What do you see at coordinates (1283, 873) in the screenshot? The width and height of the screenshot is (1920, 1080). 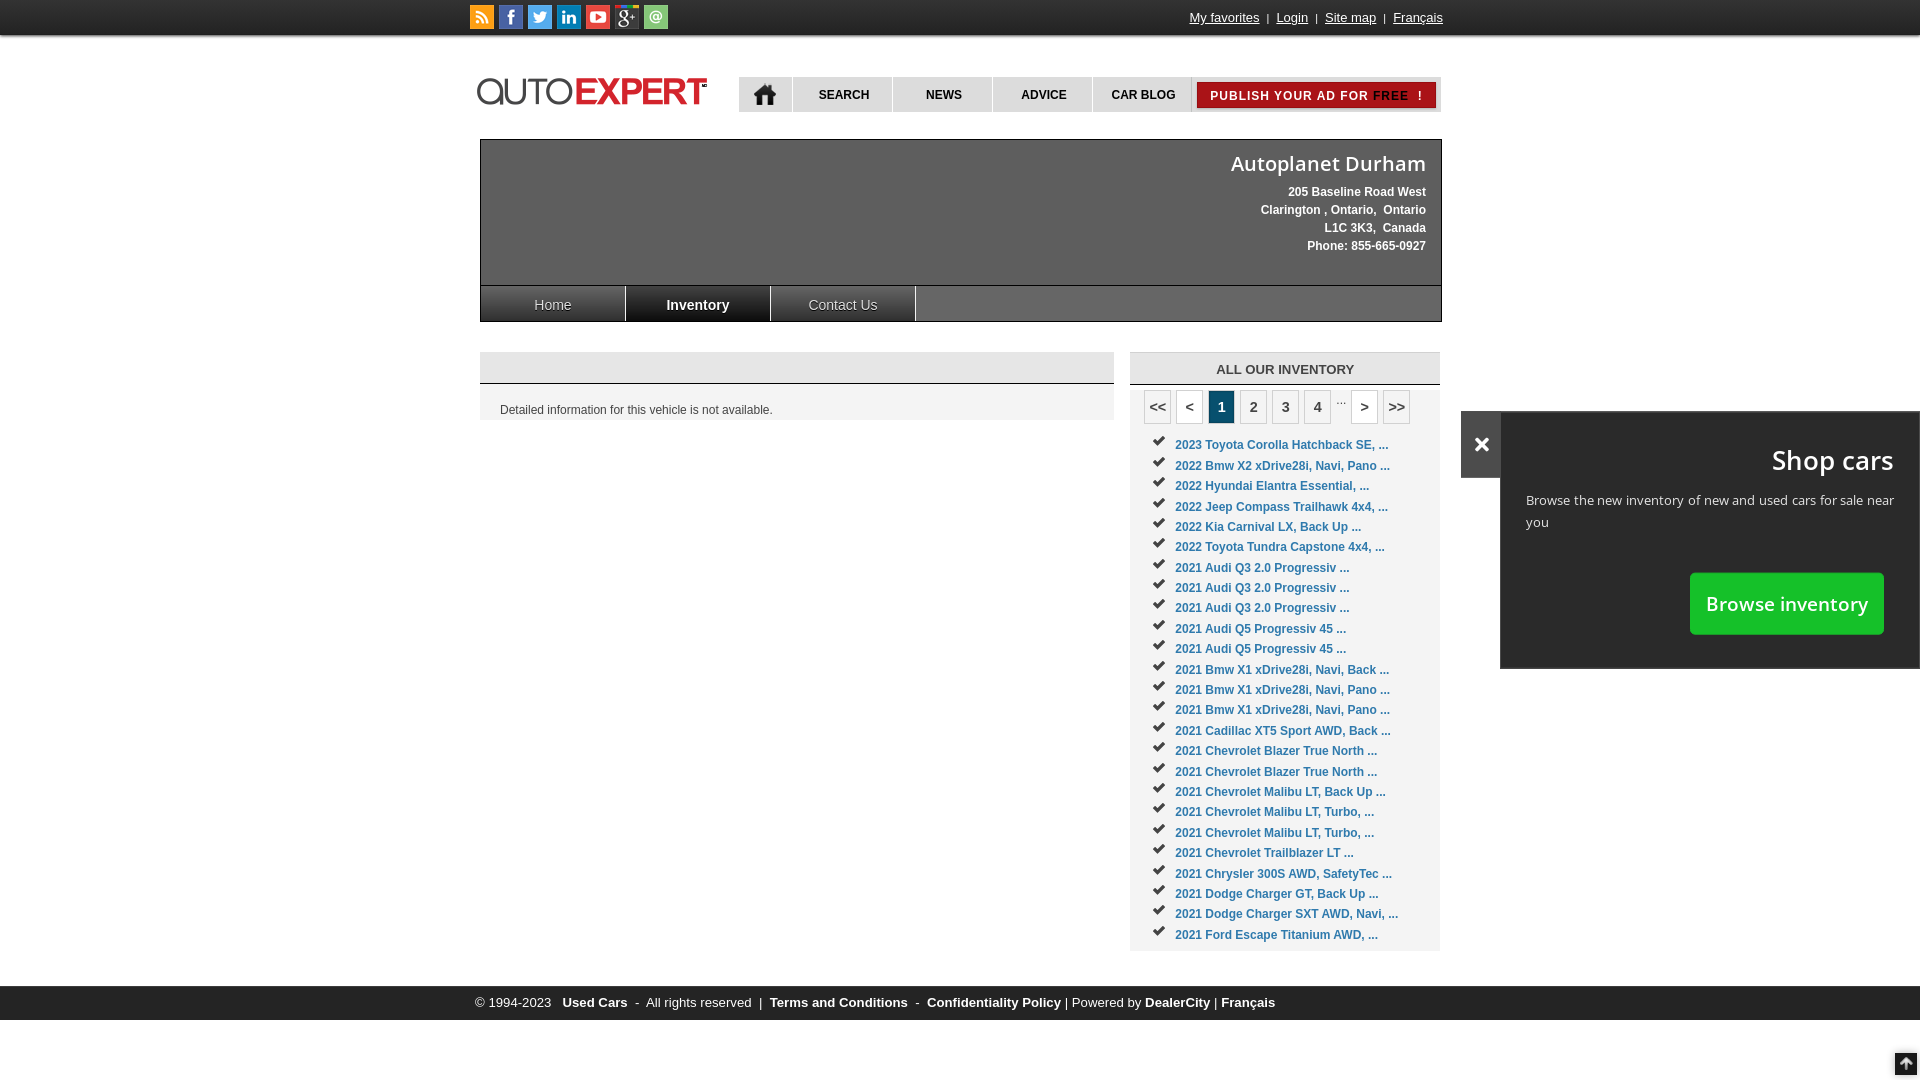 I see `'2021 Chrysler 300S AWD, SafetyTec ...'` at bounding box center [1283, 873].